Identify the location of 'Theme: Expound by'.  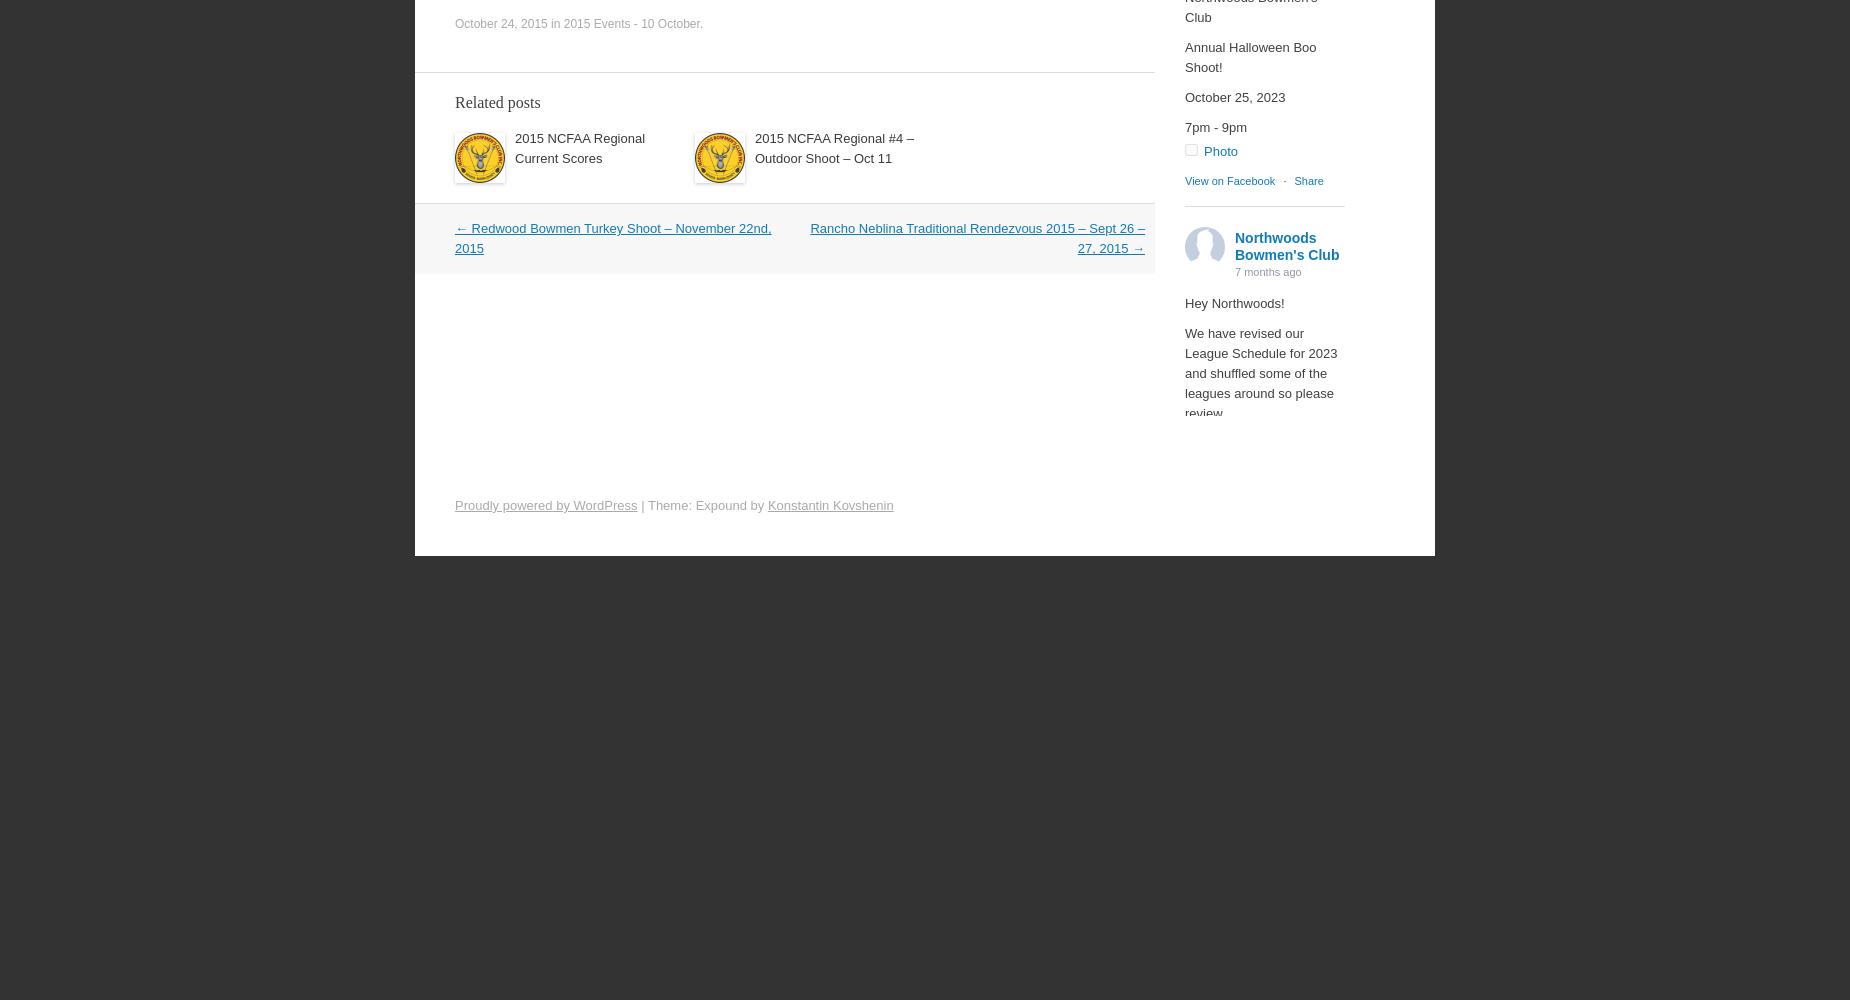
(646, 505).